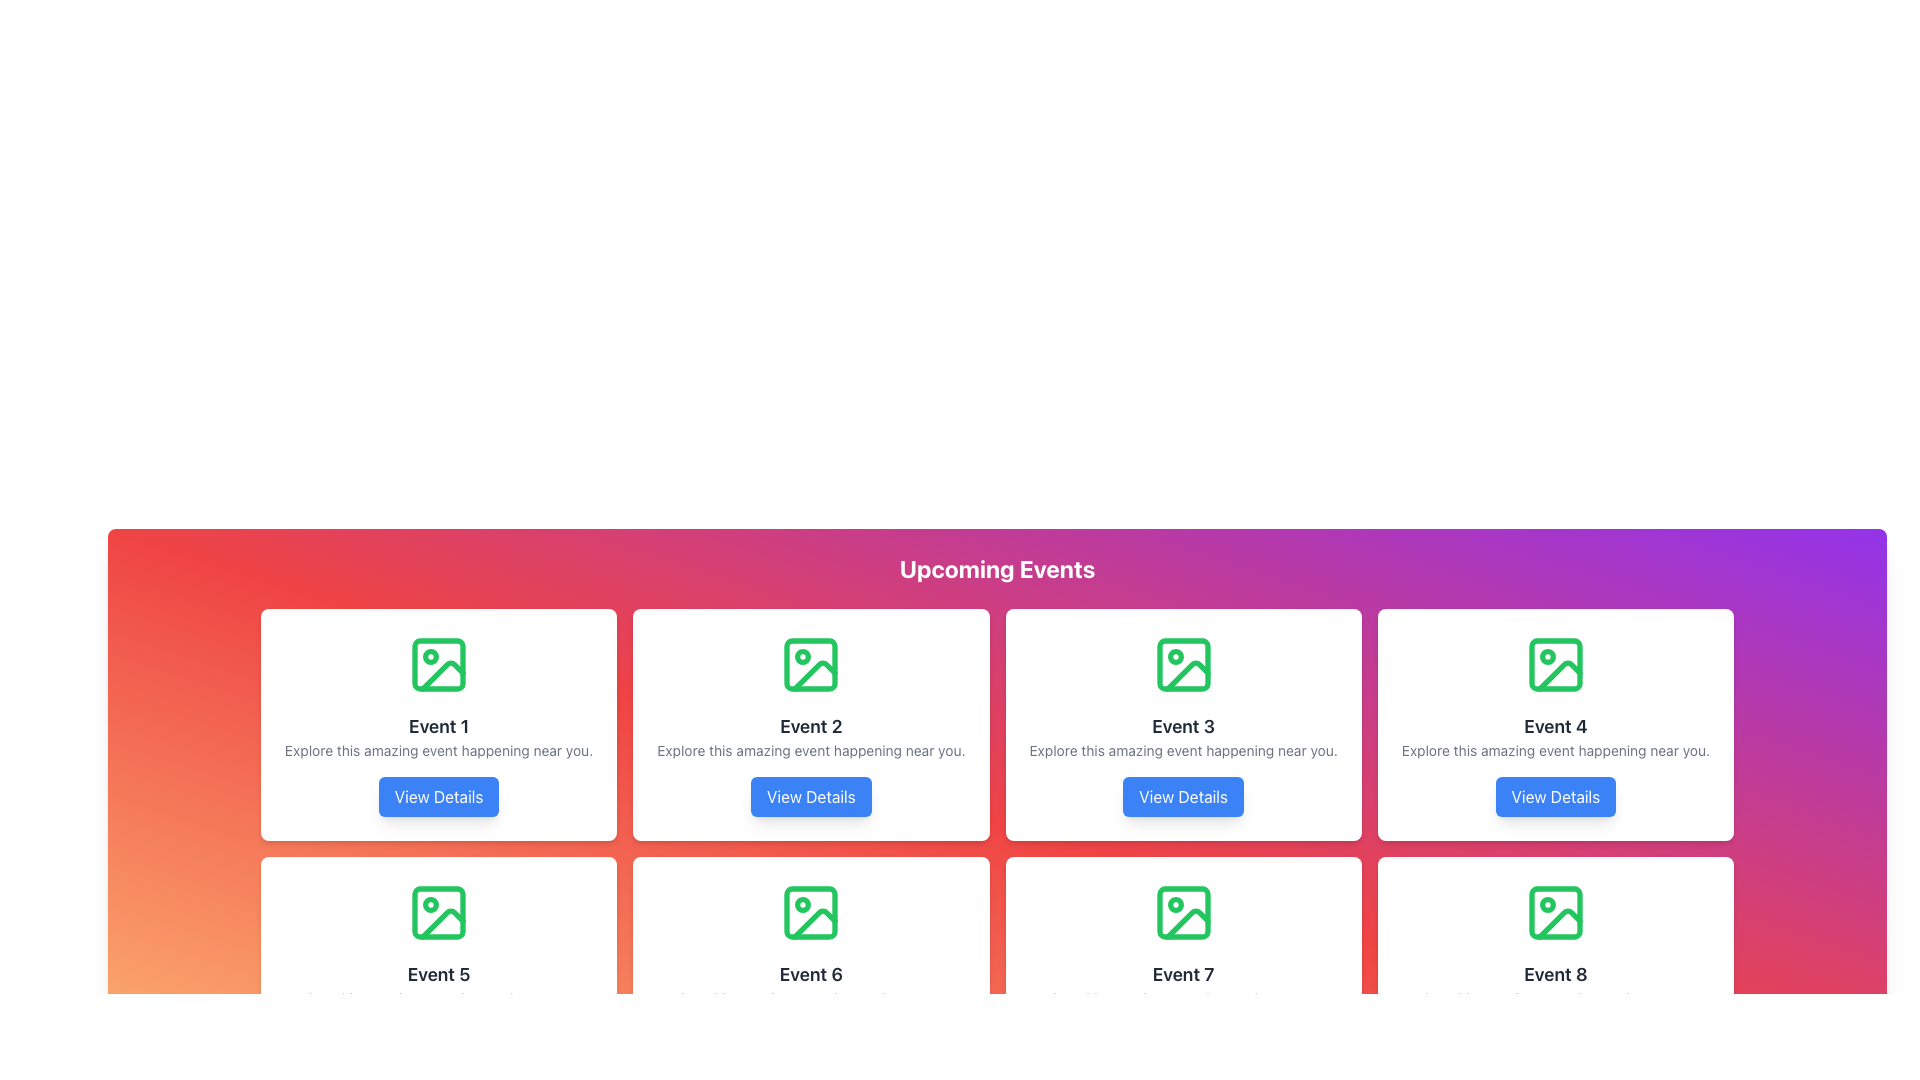 Image resolution: width=1920 pixels, height=1080 pixels. Describe the element at coordinates (438, 726) in the screenshot. I see `the text label that serves as the title of the event in the first event info card located in the top-left corner of the grid layout` at that location.